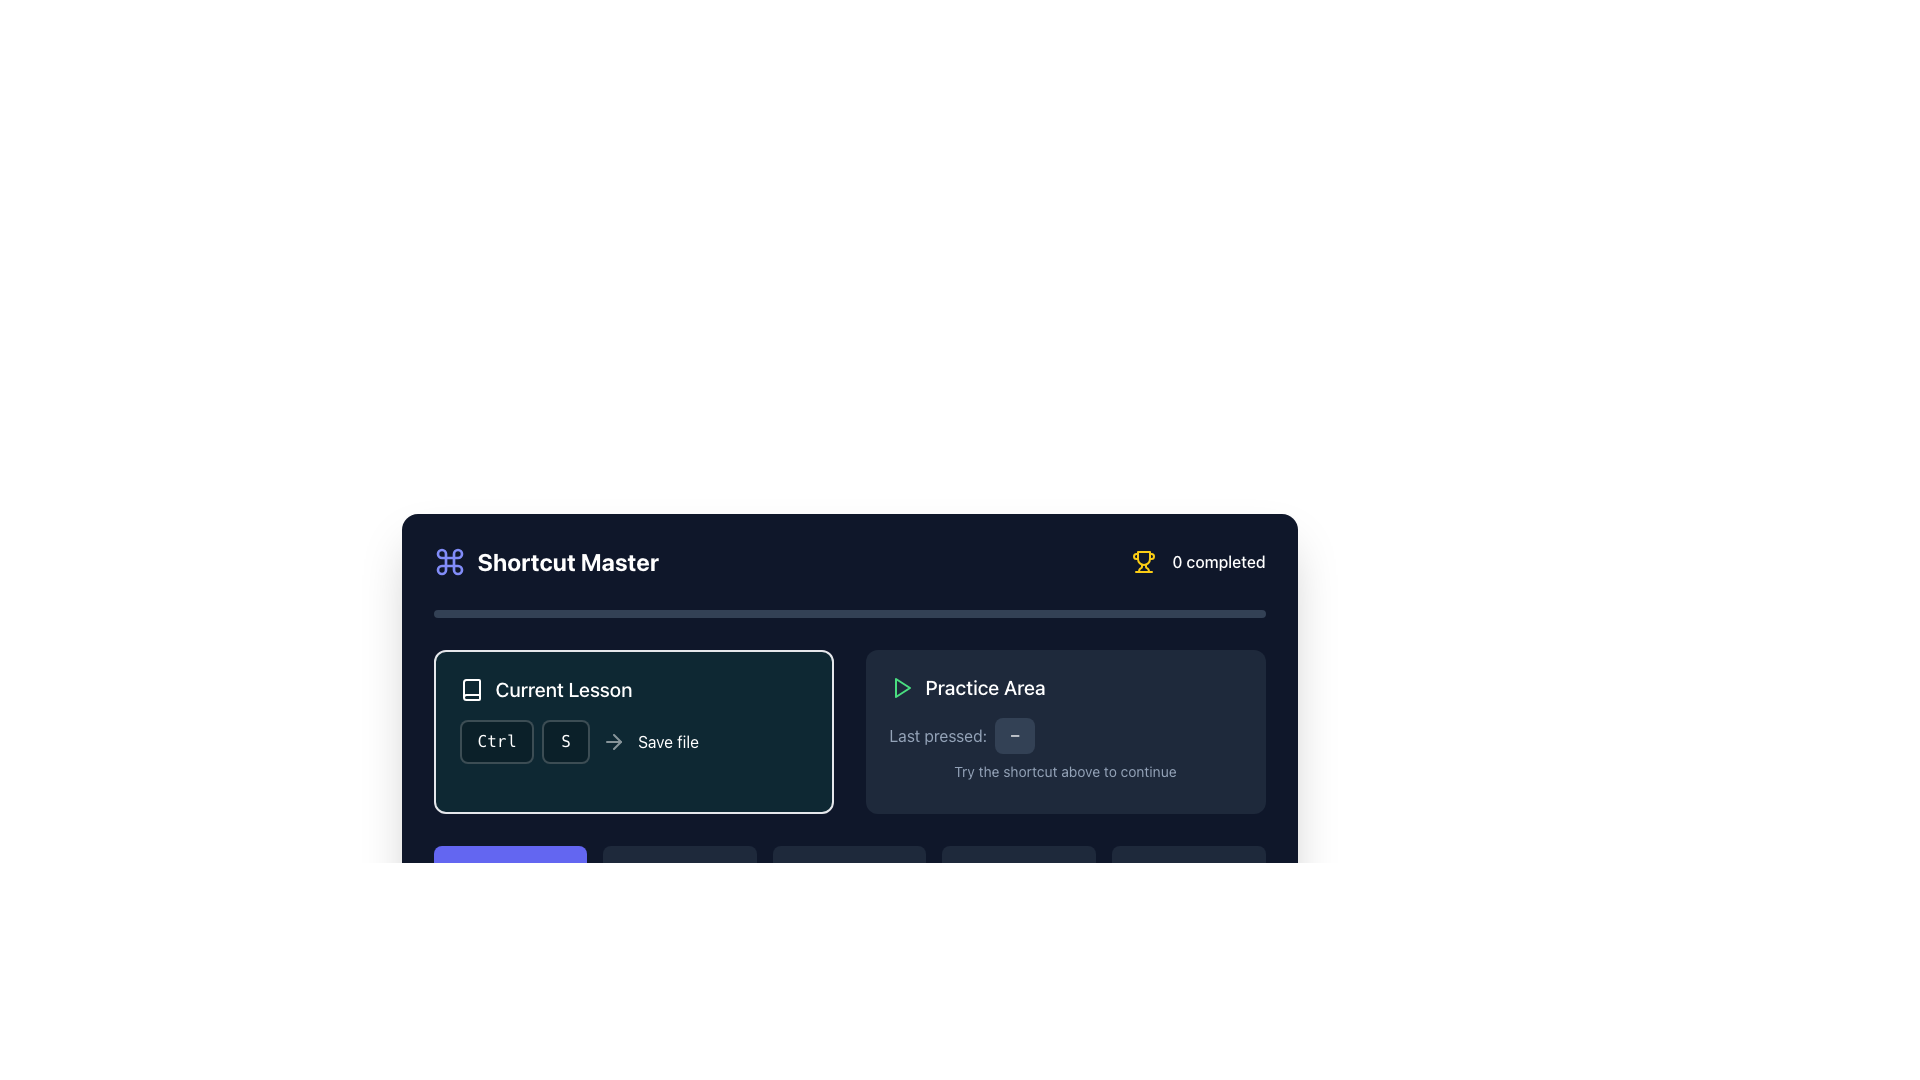 This screenshot has height=1080, width=1920. Describe the element at coordinates (1144, 558) in the screenshot. I see `the trophy icon element in the top-right corner of the interface, which symbolizes achievement and is colored yellow` at that location.